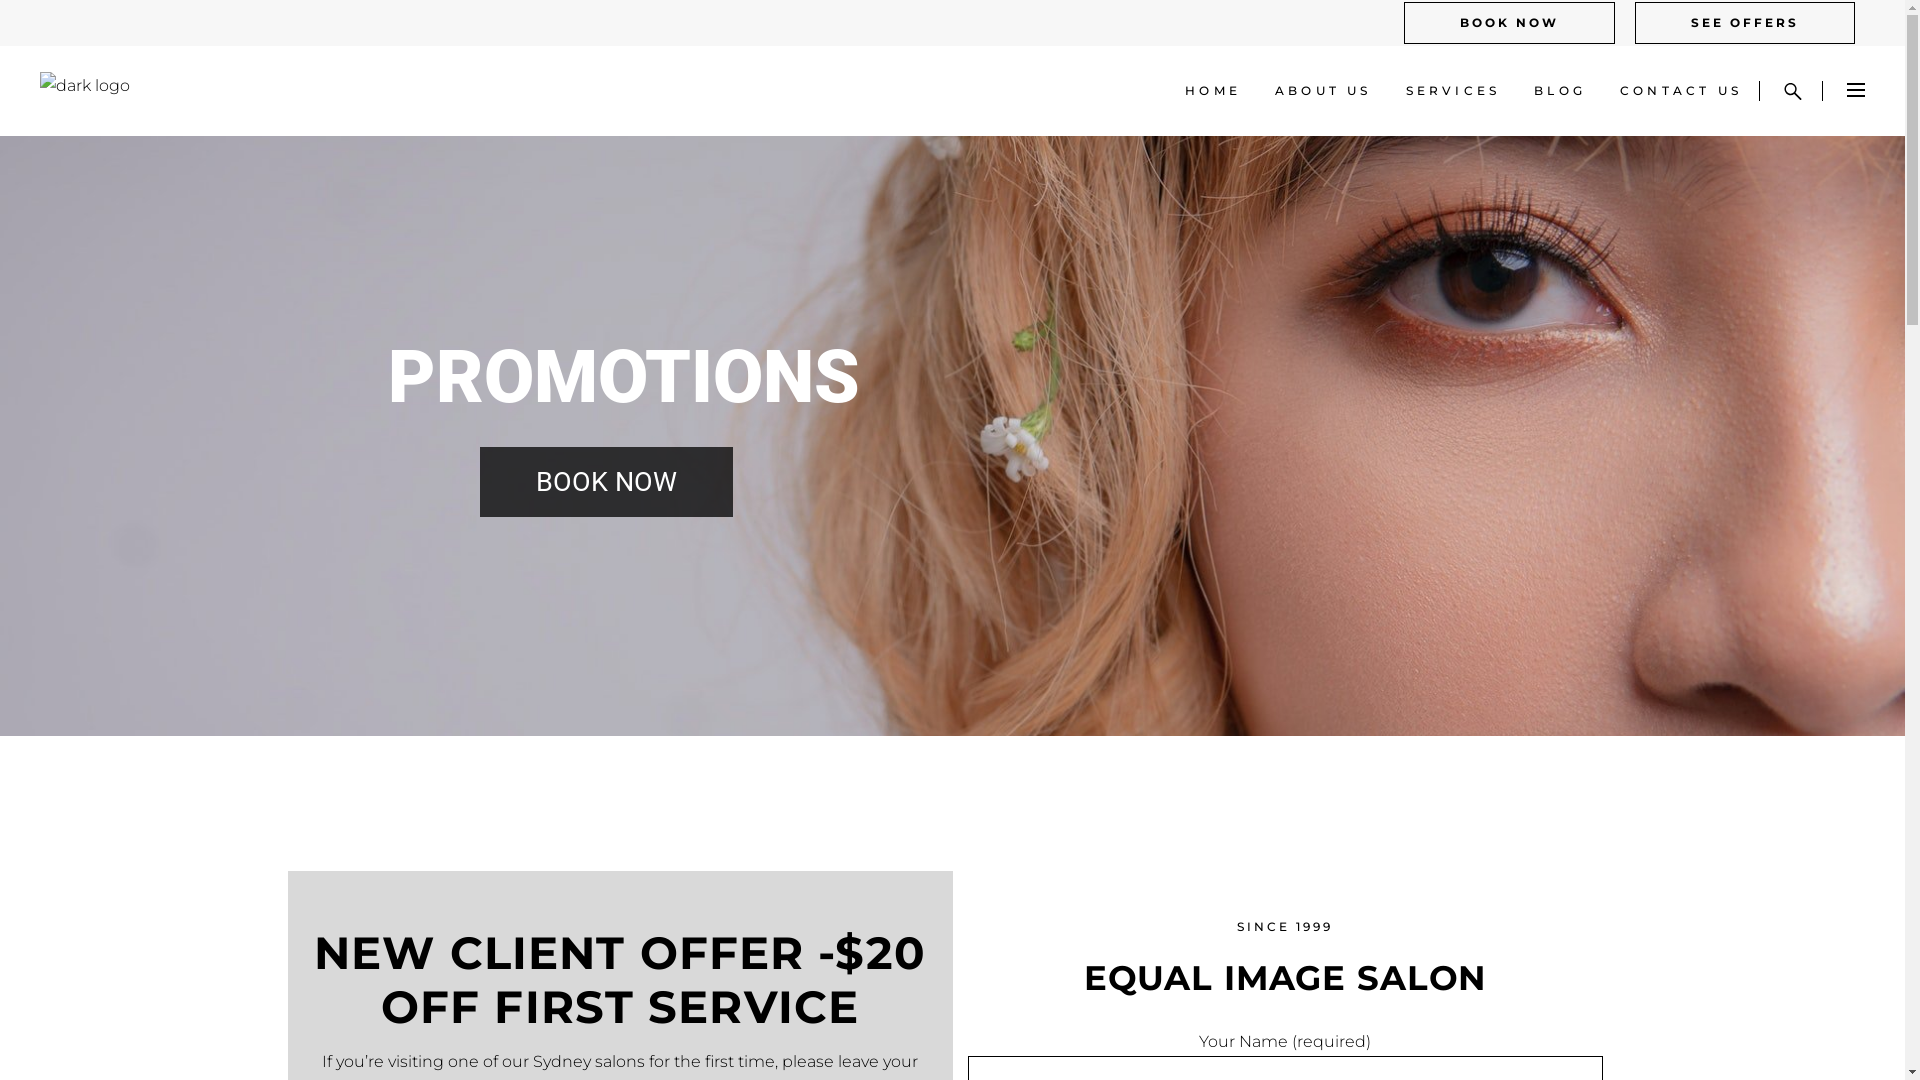 The height and width of the screenshot is (1080, 1920). Describe the element at coordinates (1402, 23) in the screenshot. I see `'BOOK NOW'` at that location.